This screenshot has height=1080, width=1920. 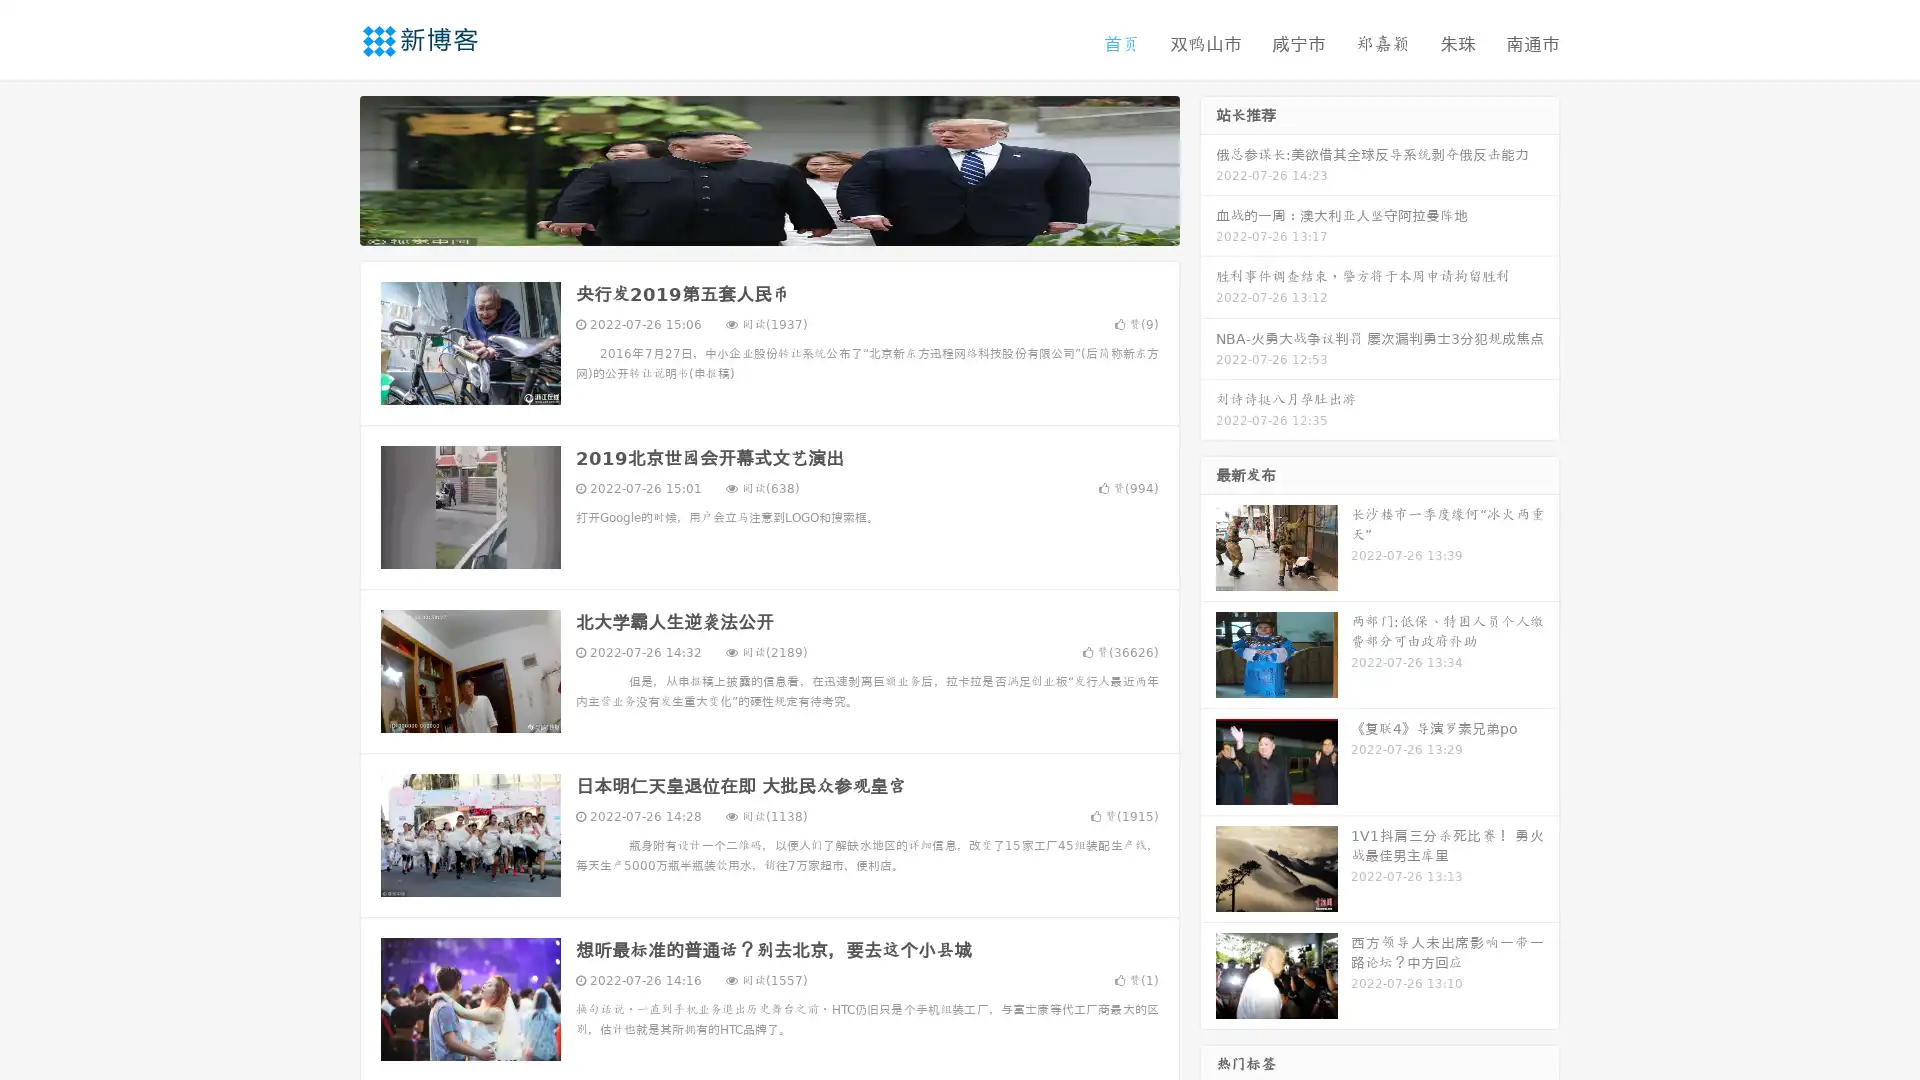 What do you see at coordinates (330, 168) in the screenshot?
I see `Previous slide` at bounding box center [330, 168].